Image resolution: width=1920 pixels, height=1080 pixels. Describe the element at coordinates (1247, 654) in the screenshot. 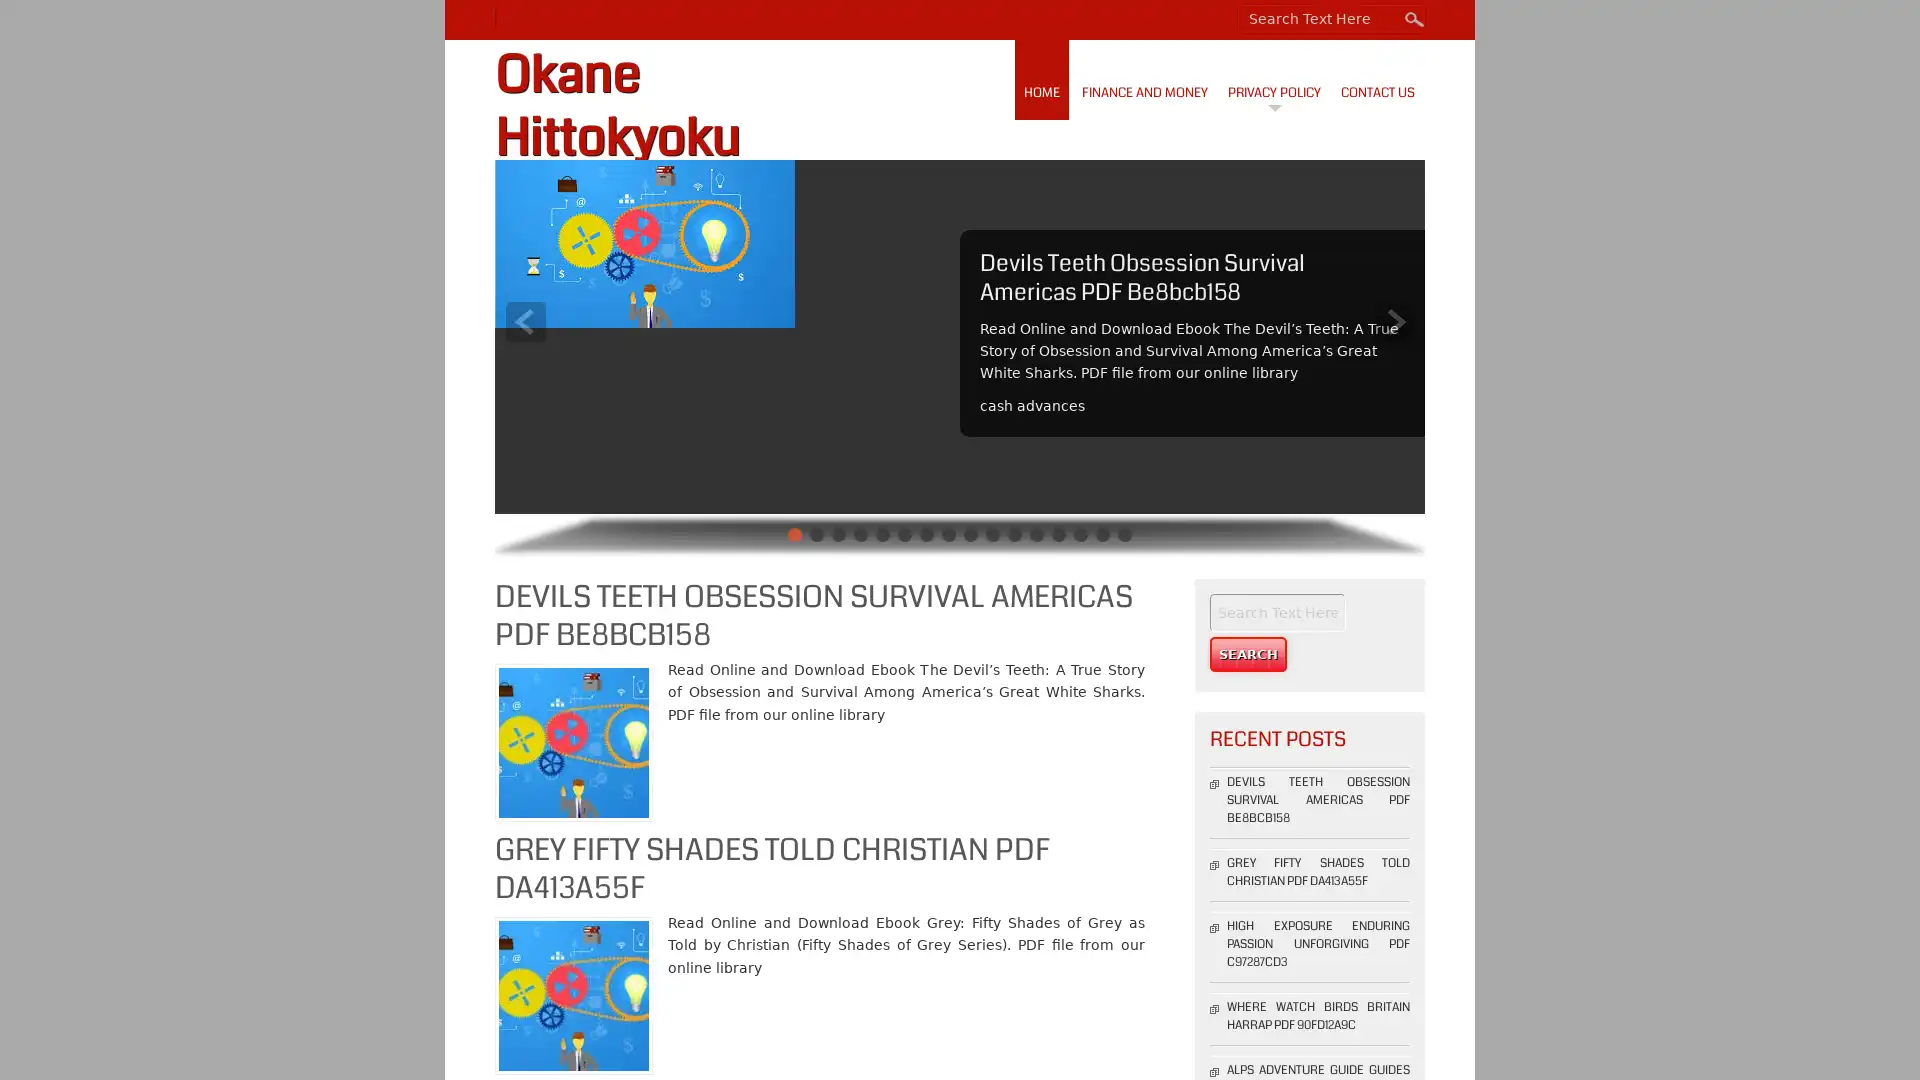

I see `Search` at that location.